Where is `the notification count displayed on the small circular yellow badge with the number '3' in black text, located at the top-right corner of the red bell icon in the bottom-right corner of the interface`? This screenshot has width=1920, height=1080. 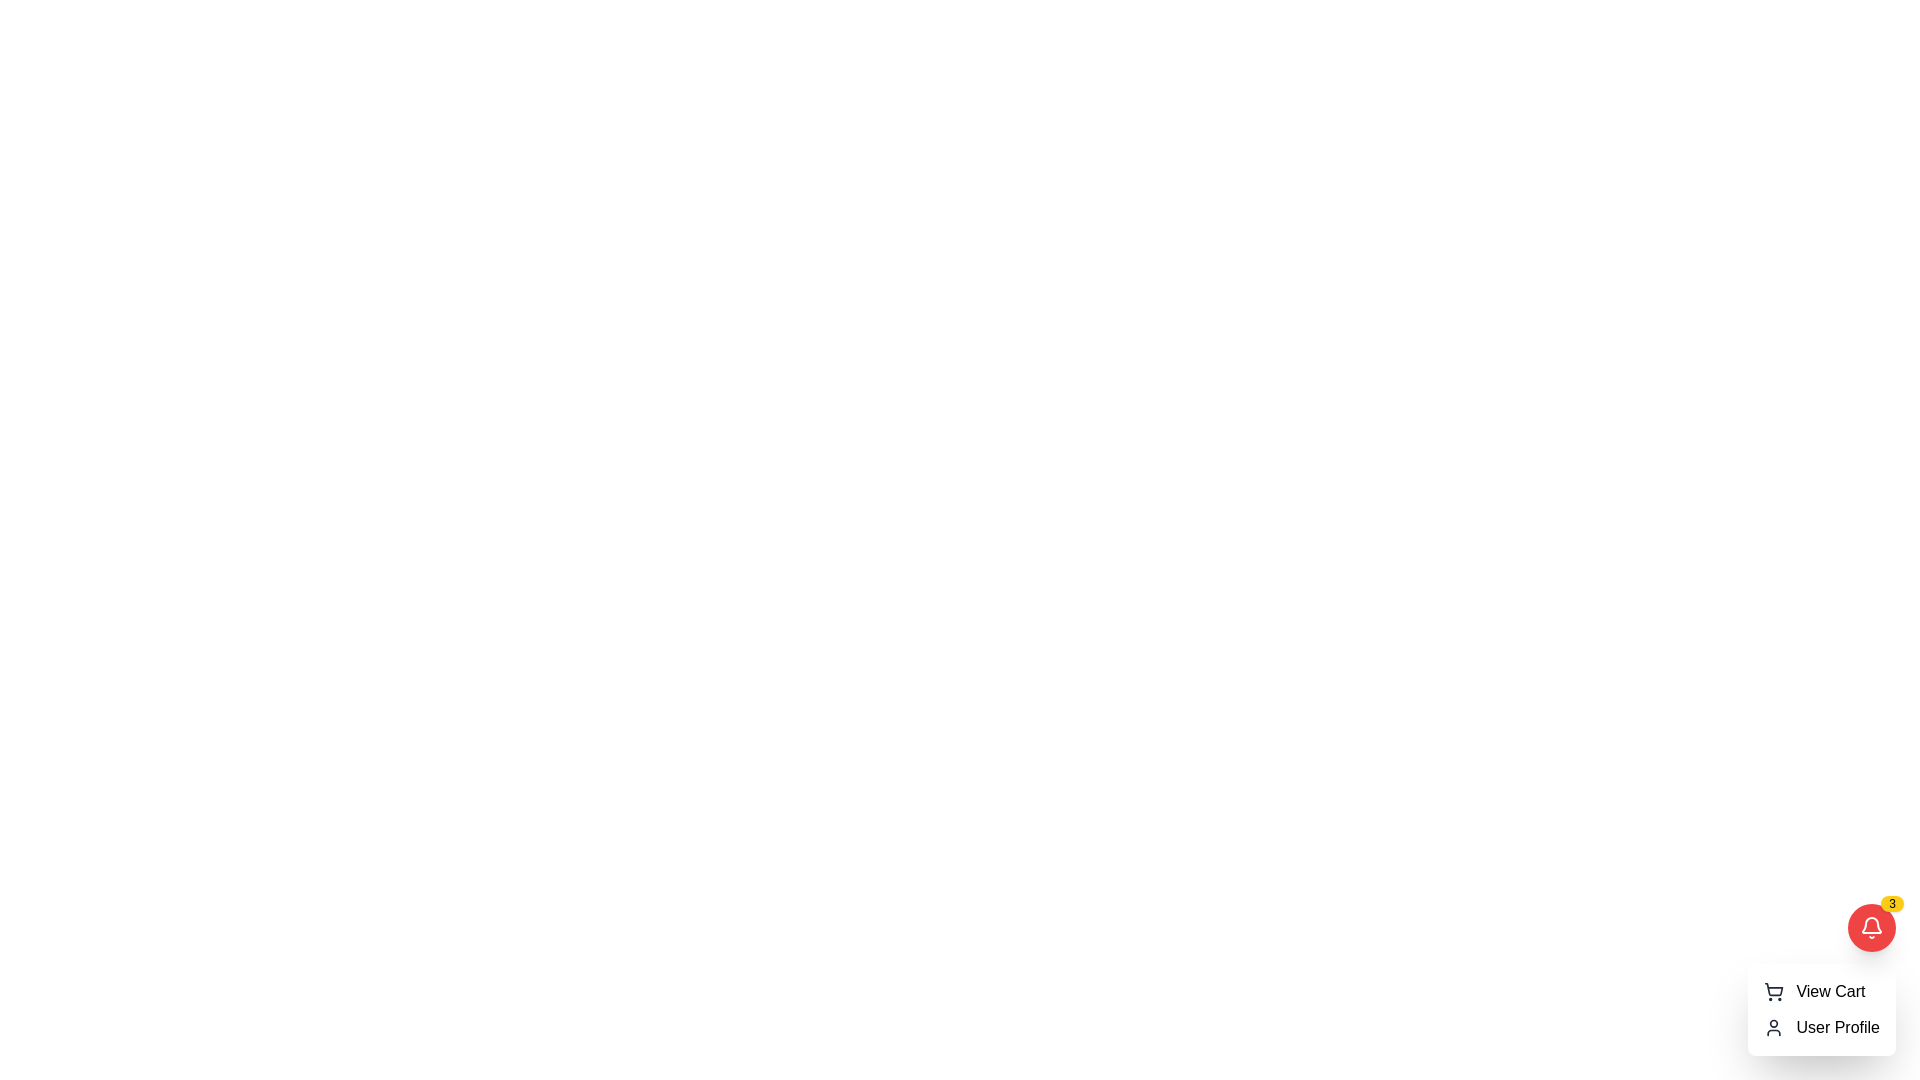
the notification count displayed on the small circular yellow badge with the number '3' in black text, located at the top-right corner of the red bell icon in the bottom-right corner of the interface is located at coordinates (1891, 903).